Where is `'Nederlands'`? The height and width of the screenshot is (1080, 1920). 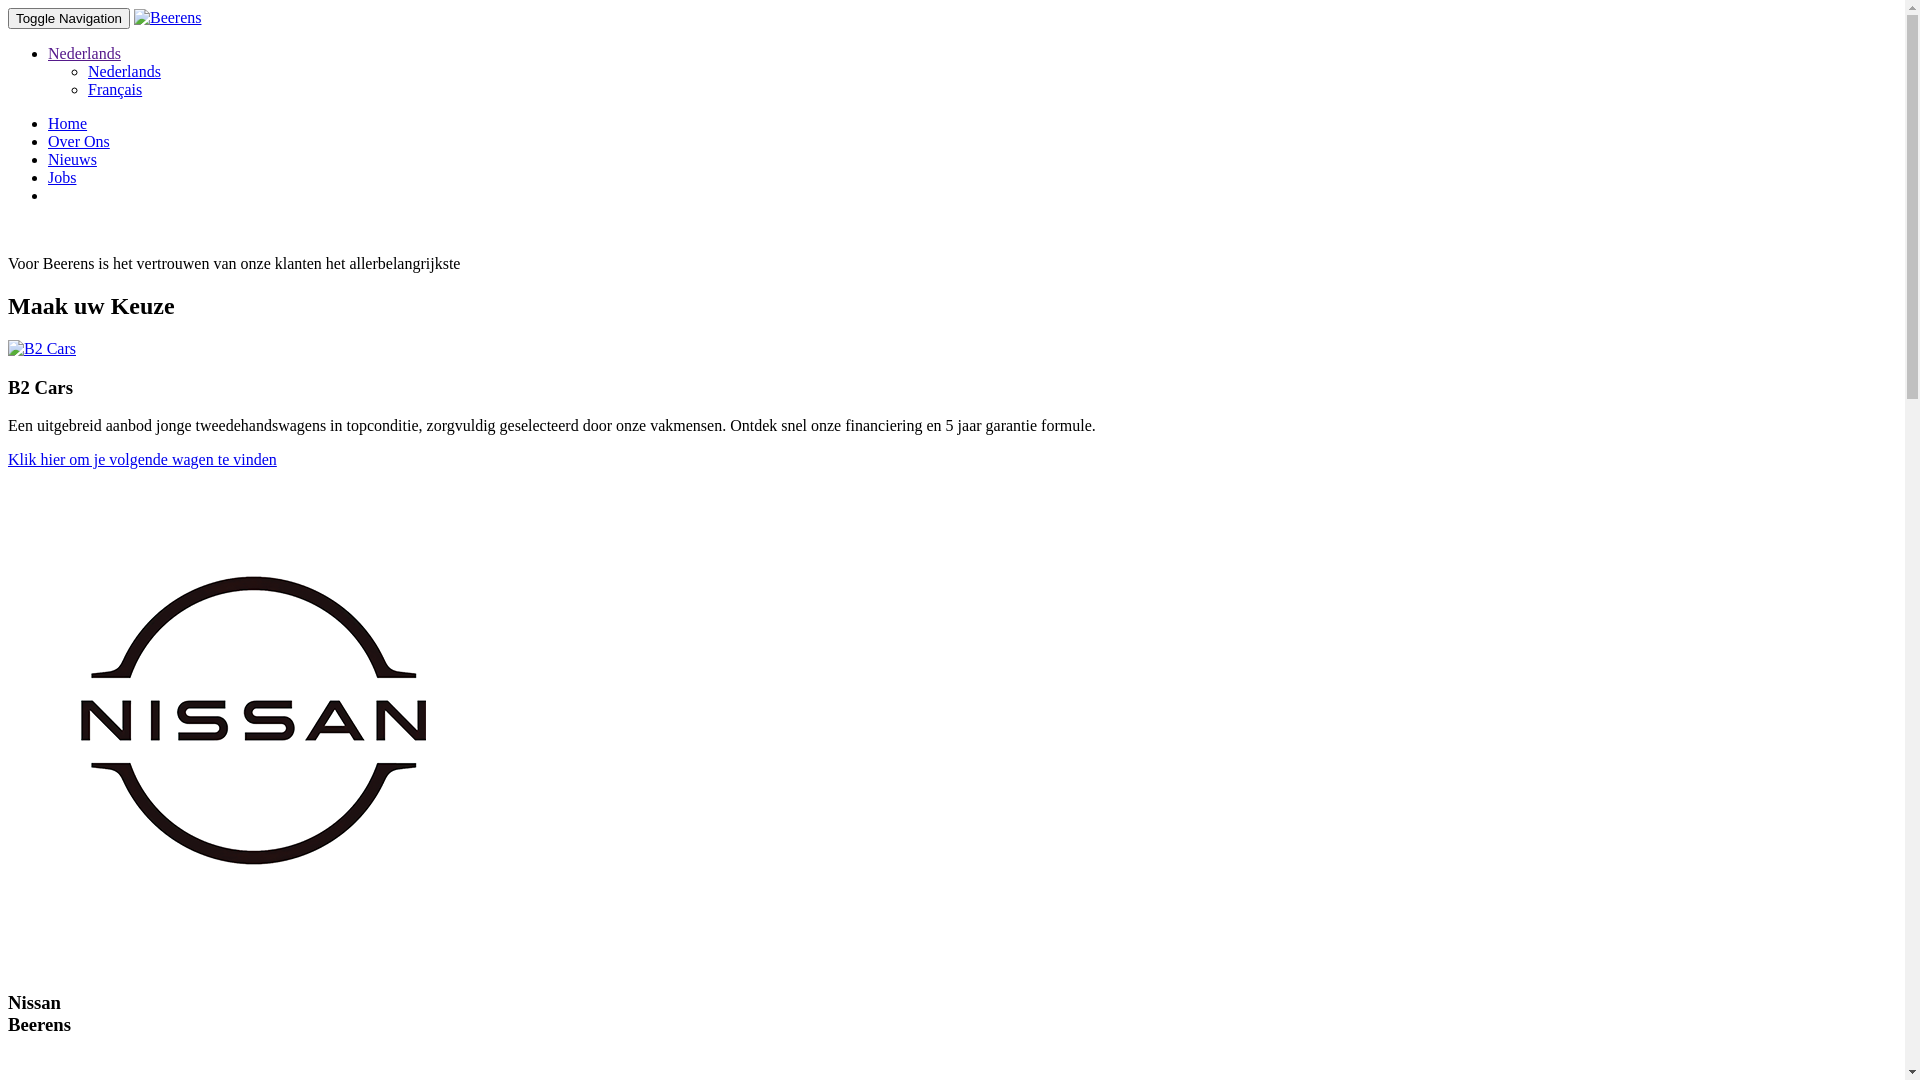 'Nederlands' is located at coordinates (48, 52).